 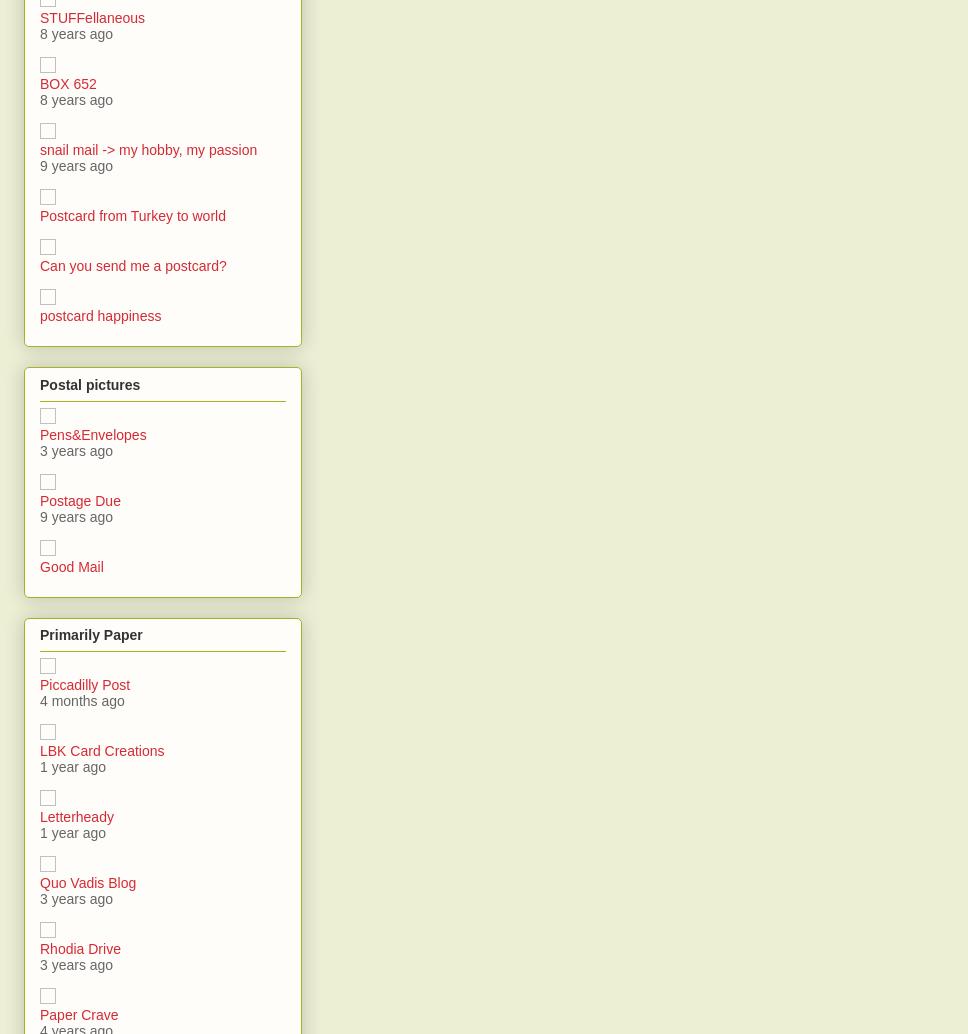 I want to click on 'Paper Crave', so click(x=77, y=1013).